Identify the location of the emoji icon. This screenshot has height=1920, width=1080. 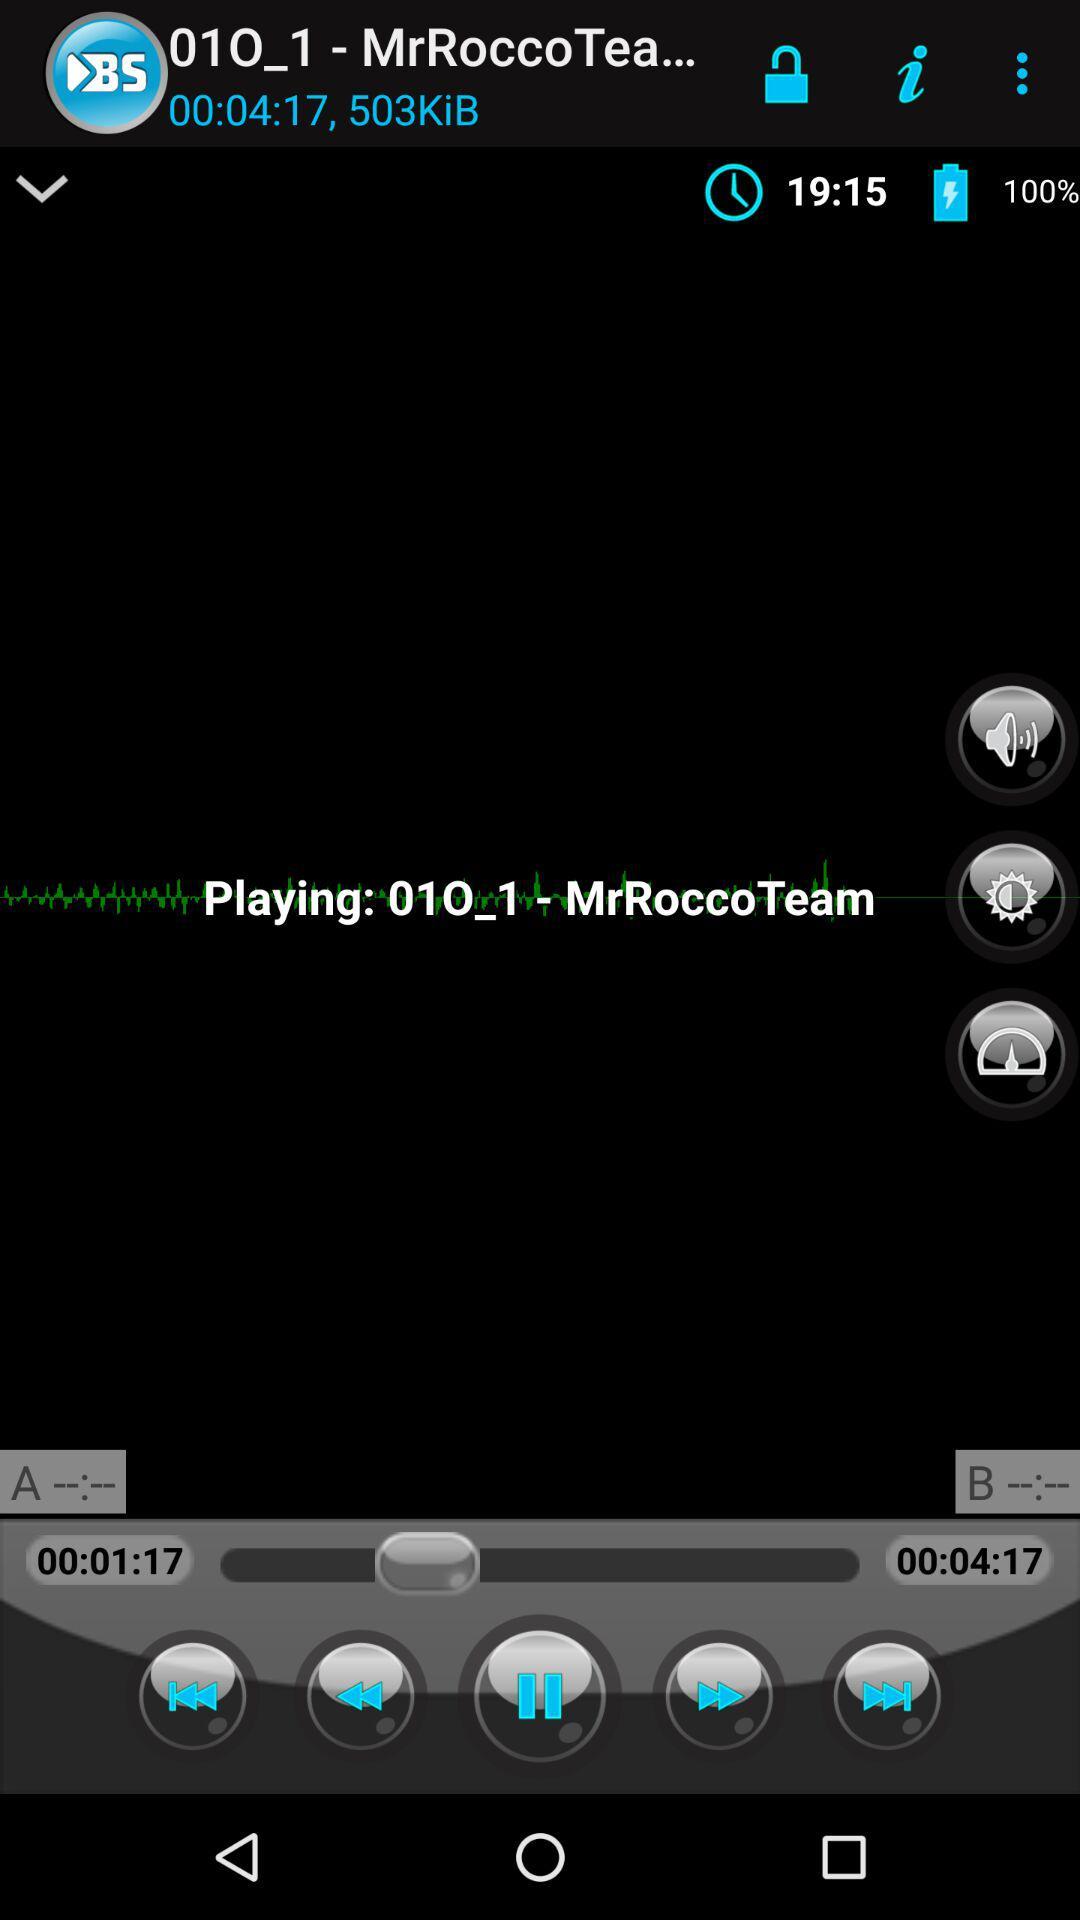
(1011, 1042).